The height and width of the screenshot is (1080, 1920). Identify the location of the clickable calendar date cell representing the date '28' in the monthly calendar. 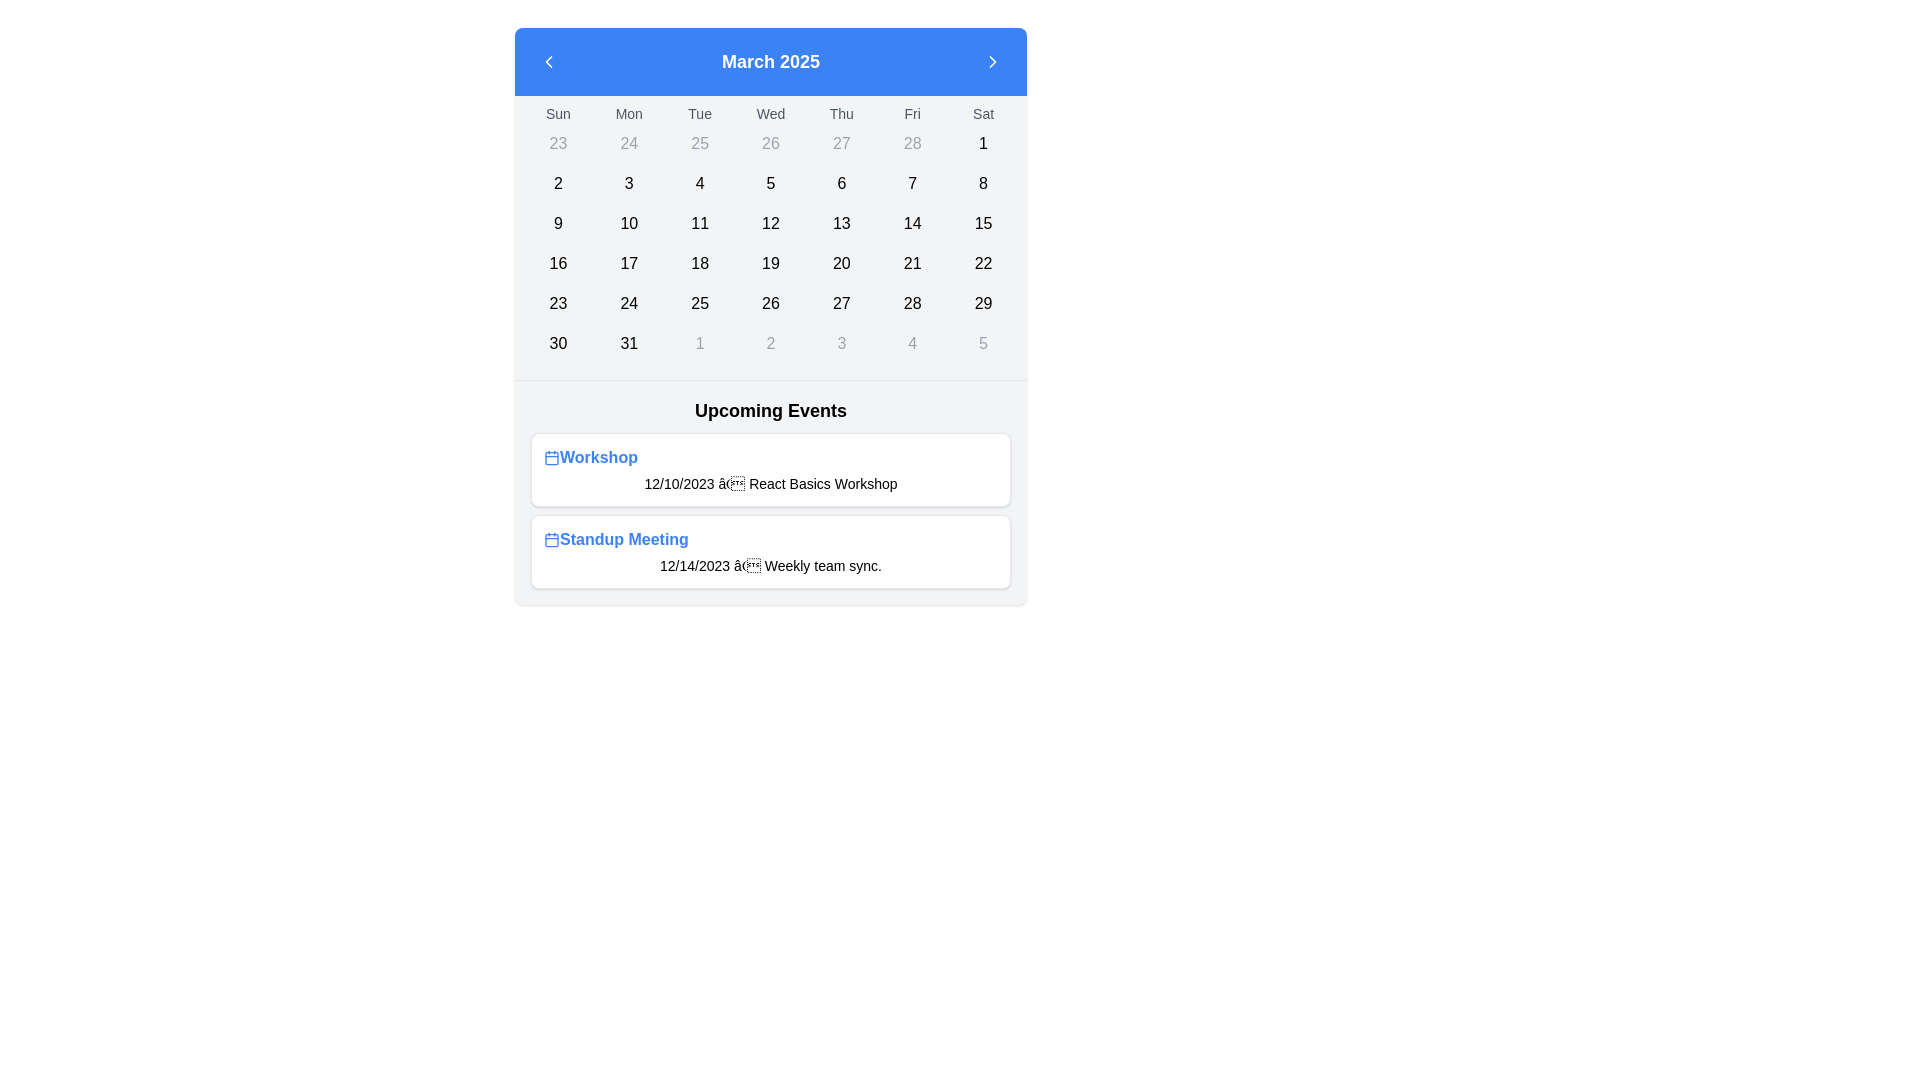
(911, 304).